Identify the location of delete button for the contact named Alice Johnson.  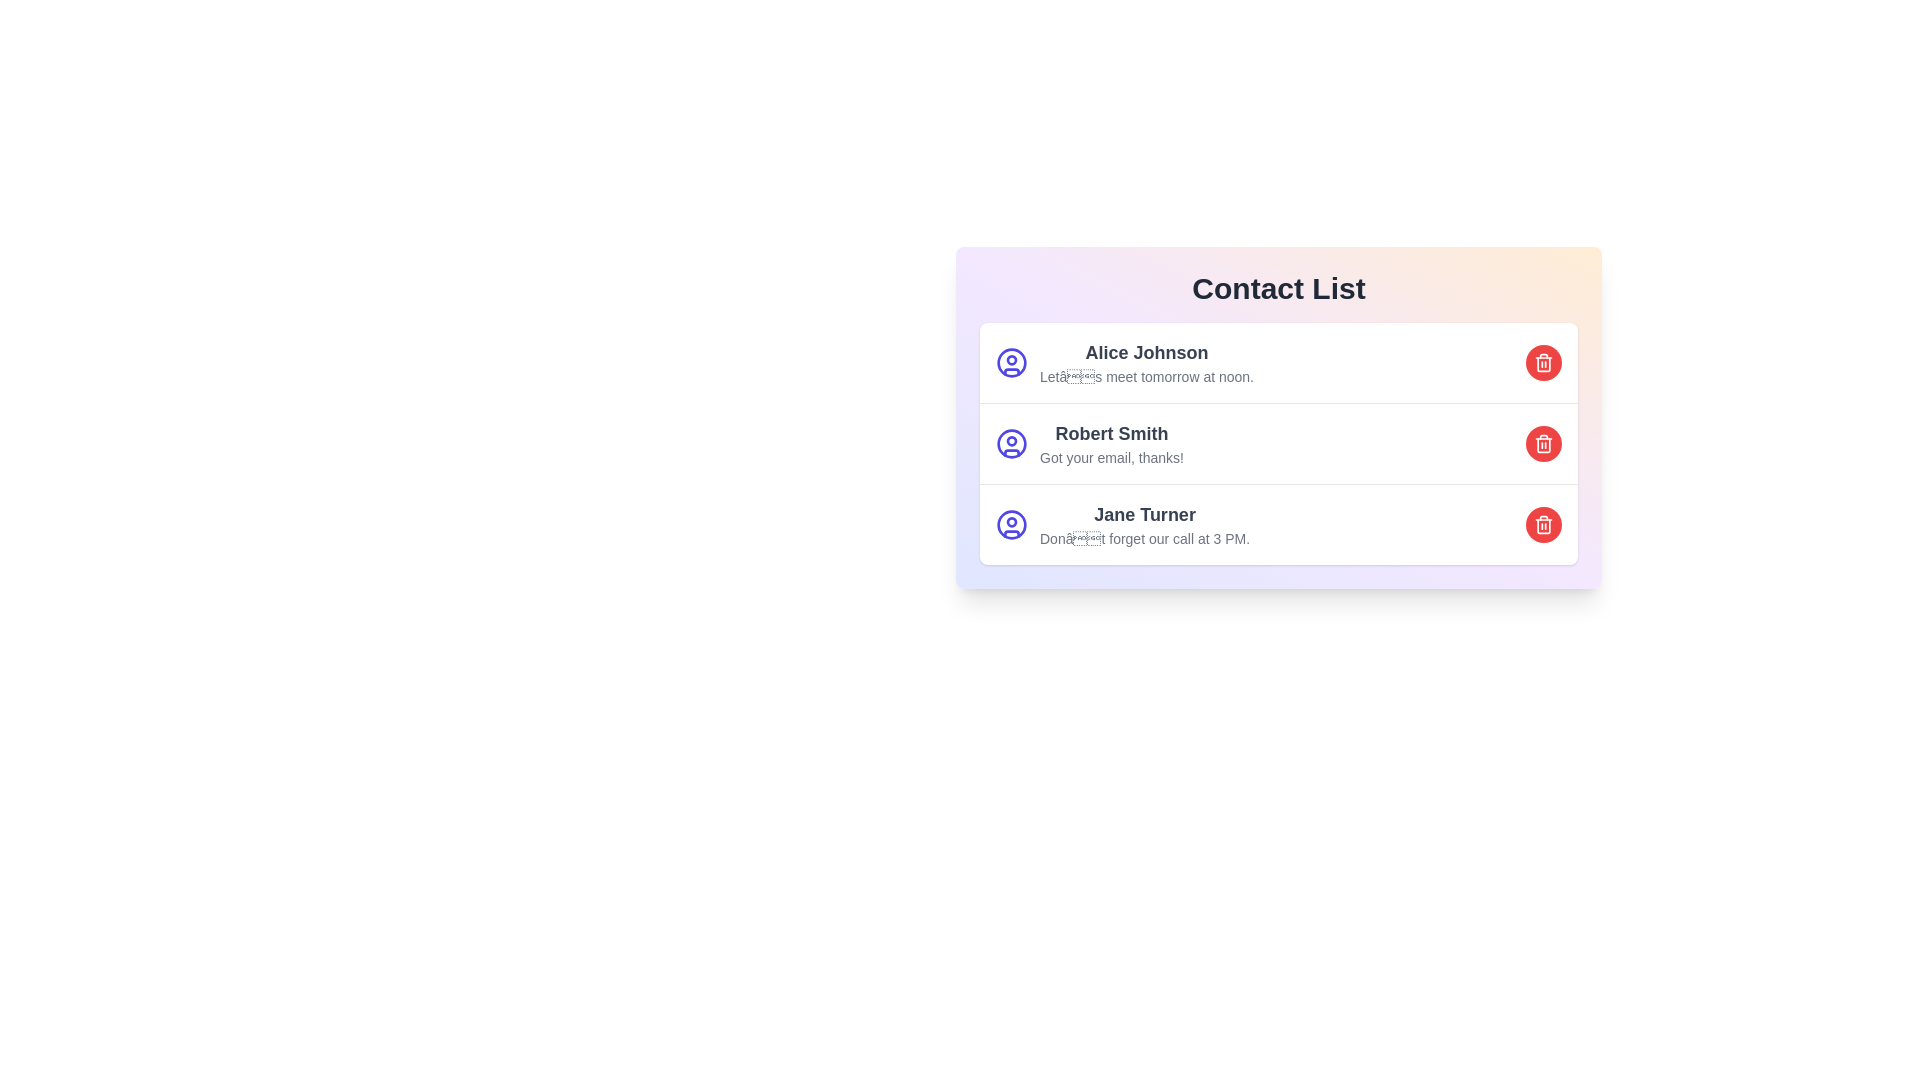
(1543, 362).